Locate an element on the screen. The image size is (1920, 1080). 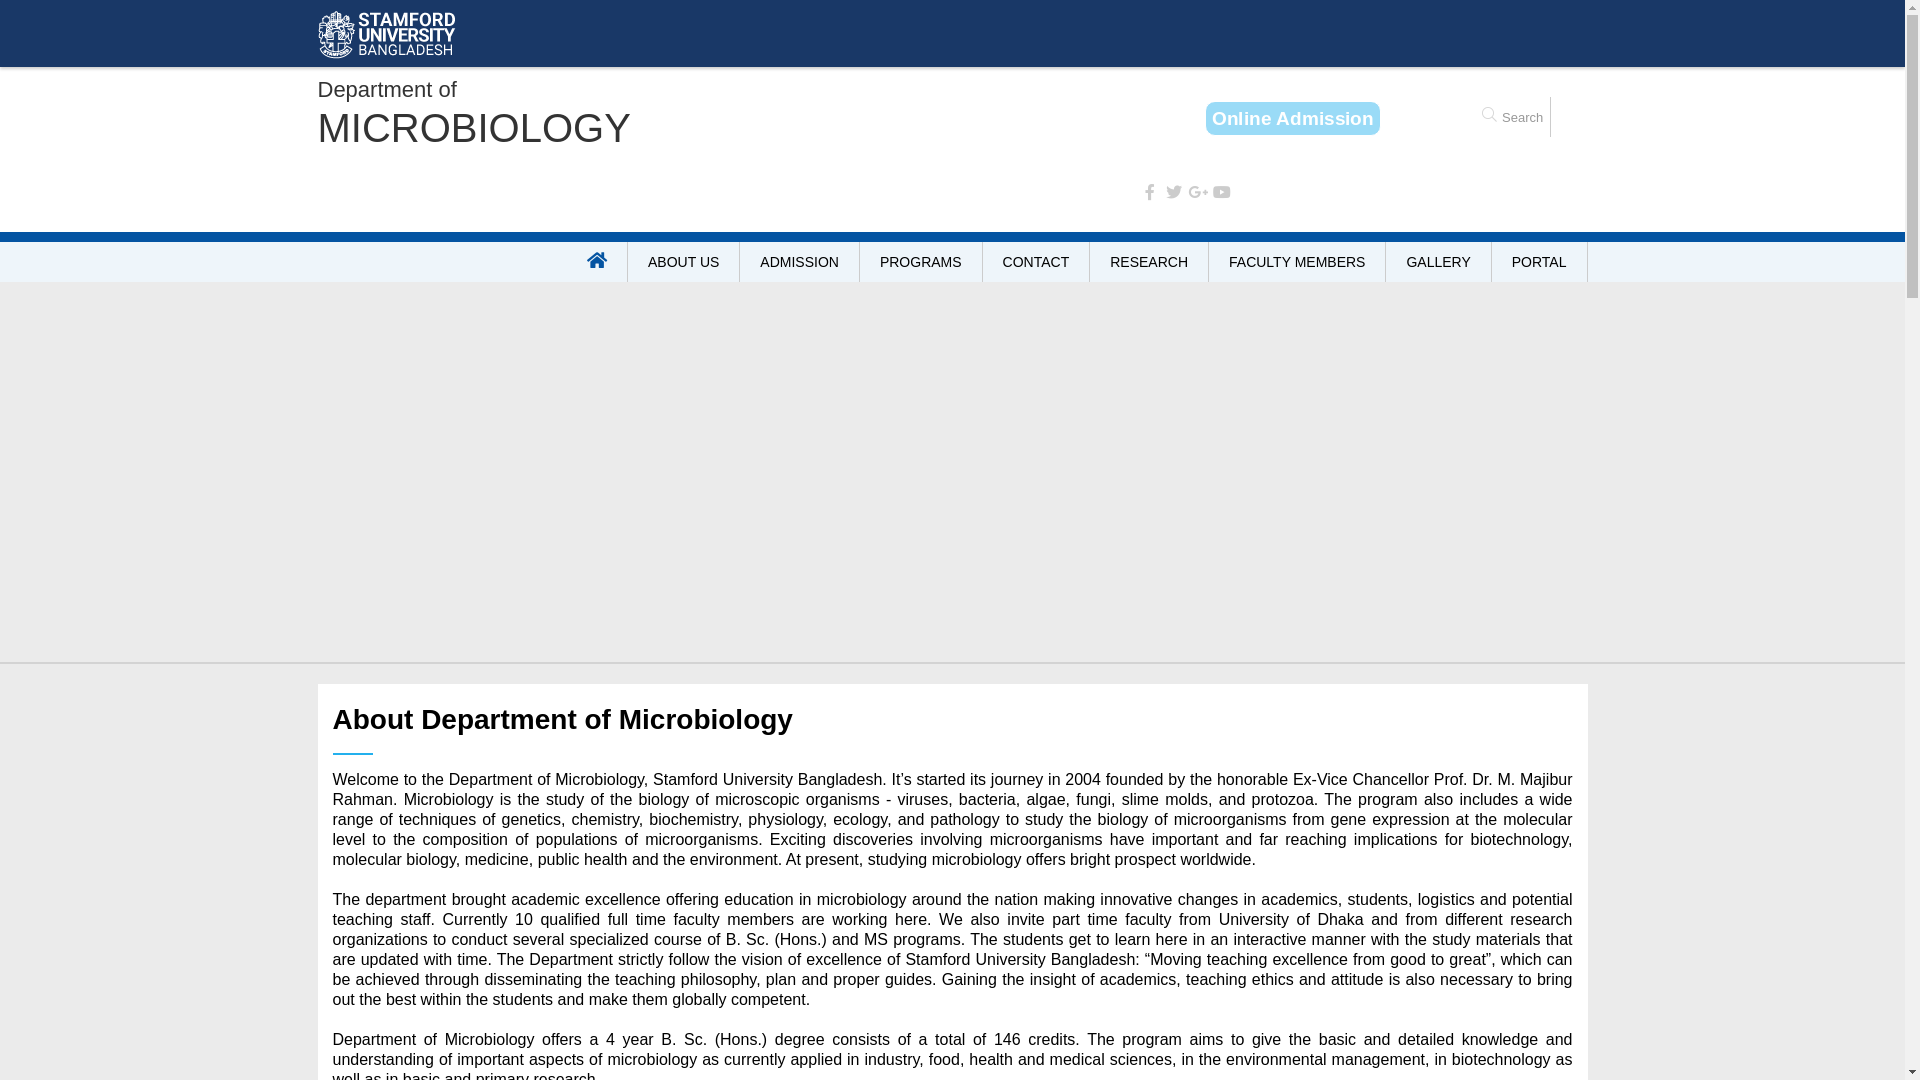
'Onlin' is located at coordinates (1293, 117).